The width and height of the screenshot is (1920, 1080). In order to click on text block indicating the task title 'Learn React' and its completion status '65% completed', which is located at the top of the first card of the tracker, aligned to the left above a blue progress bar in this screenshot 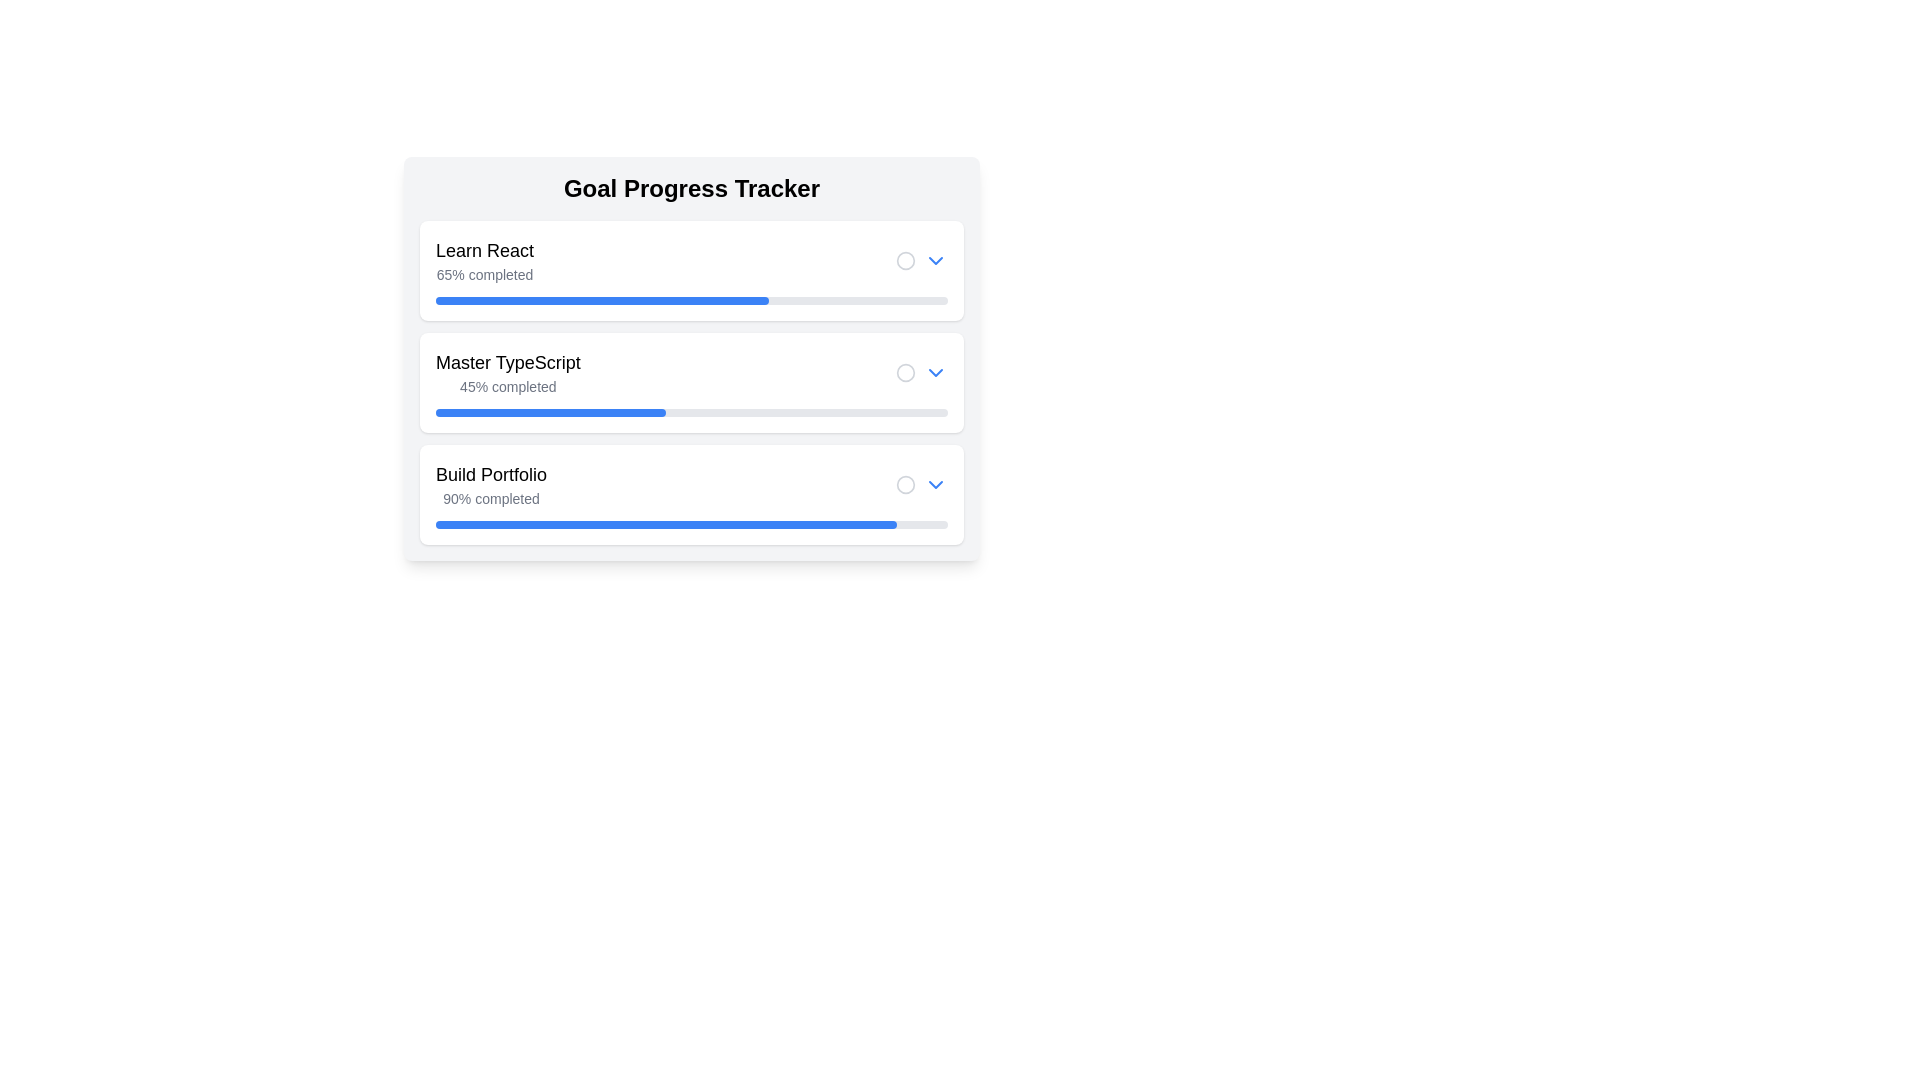, I will do `click(484, 260)`.